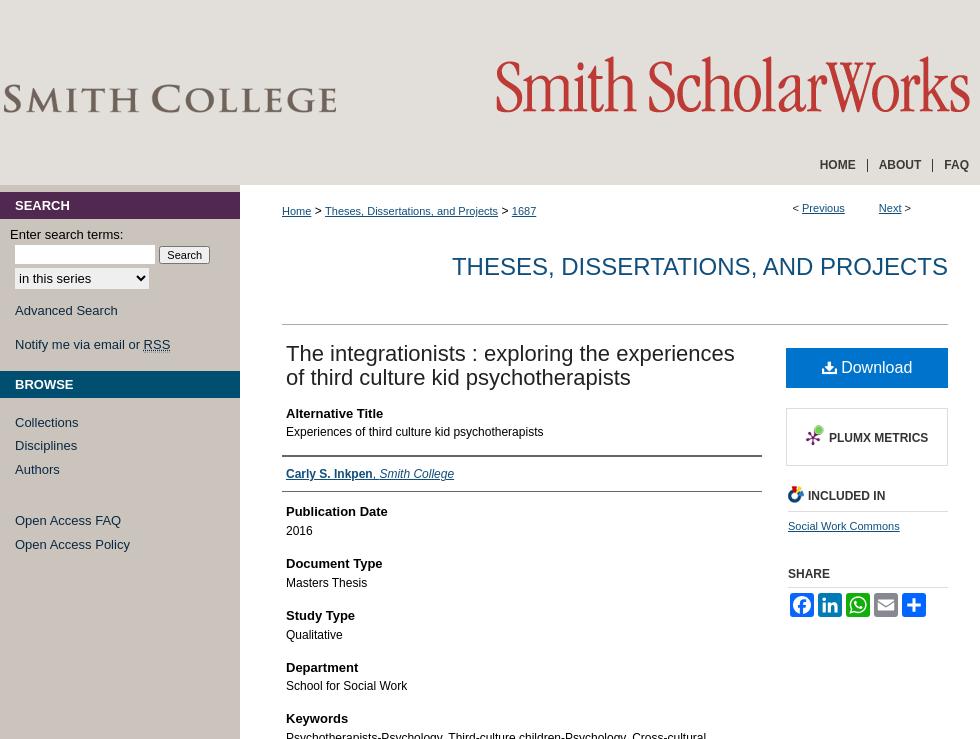 The height and width of the screenshot is (739, 980). I want to click on 'Keywords', so click(285, 718).